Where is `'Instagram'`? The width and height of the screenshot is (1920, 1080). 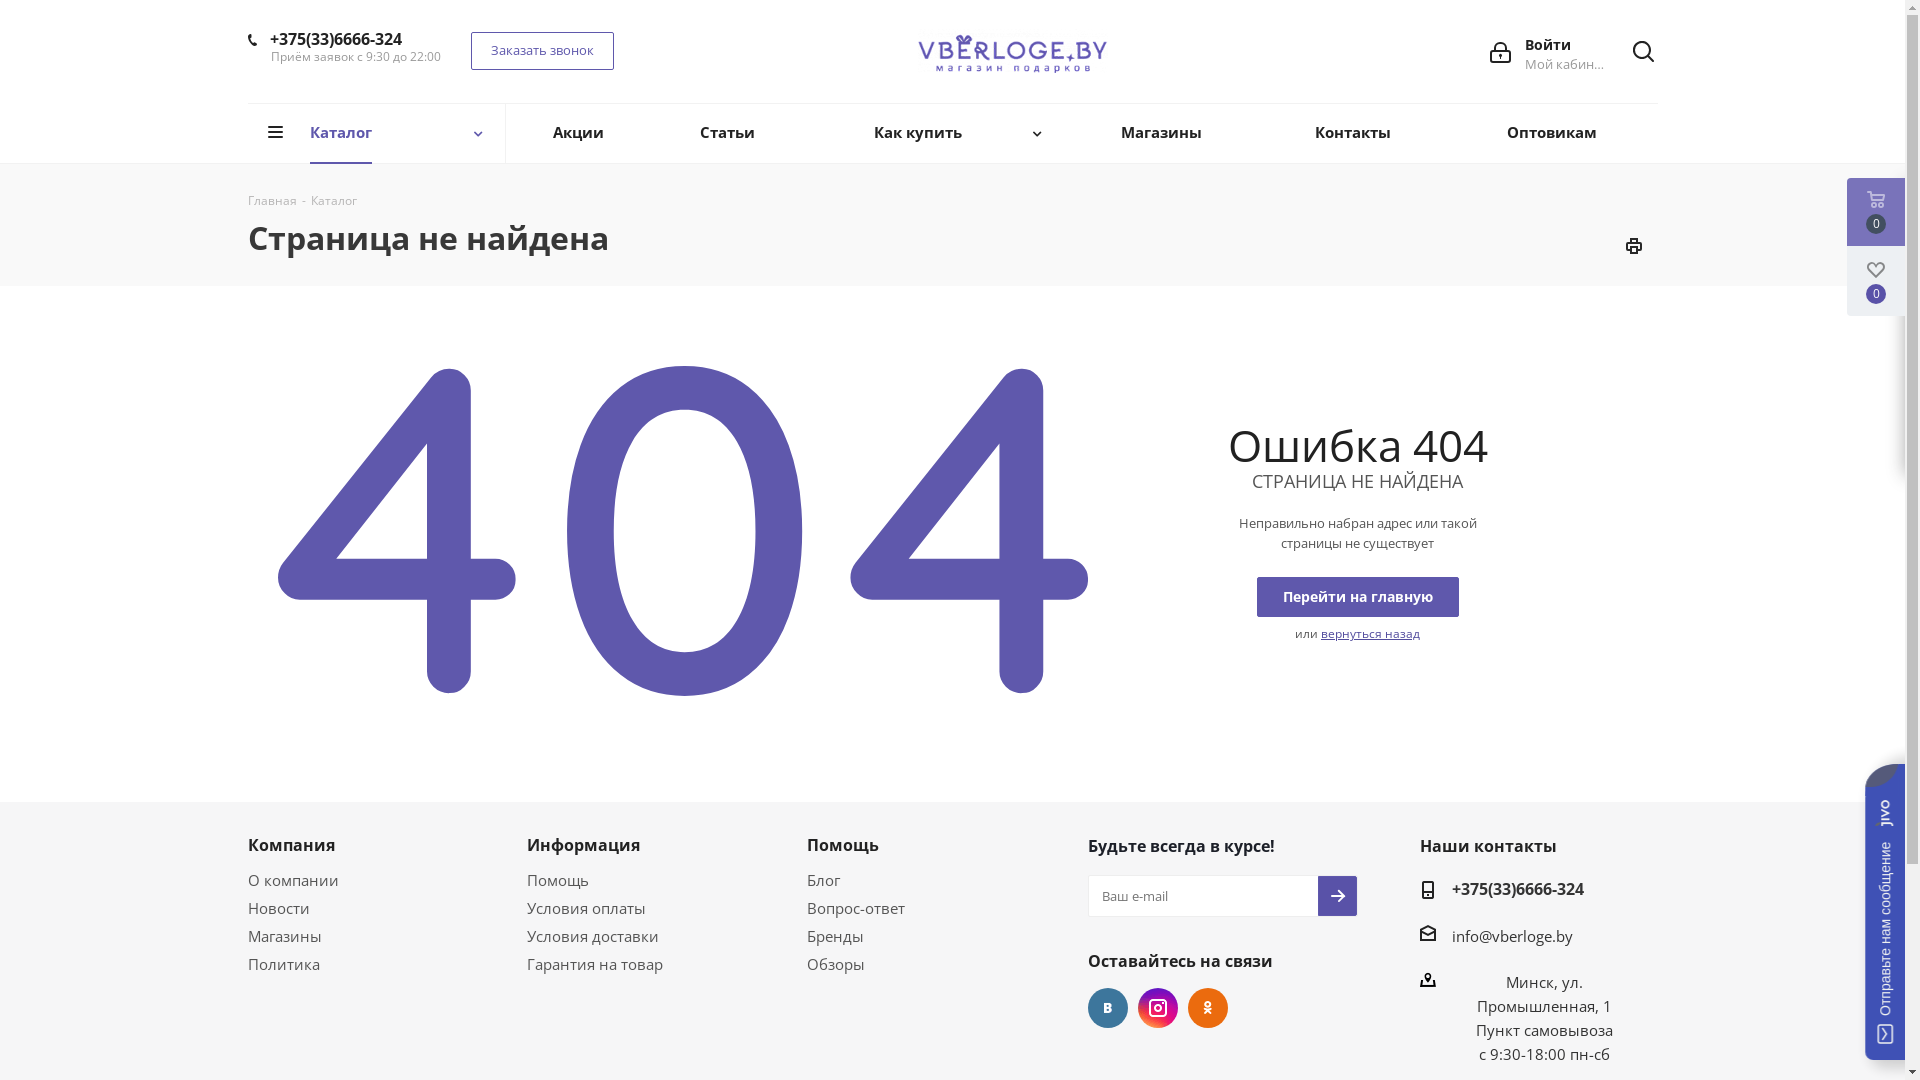 'Instagram' is located at coordinates (1157, 1007).